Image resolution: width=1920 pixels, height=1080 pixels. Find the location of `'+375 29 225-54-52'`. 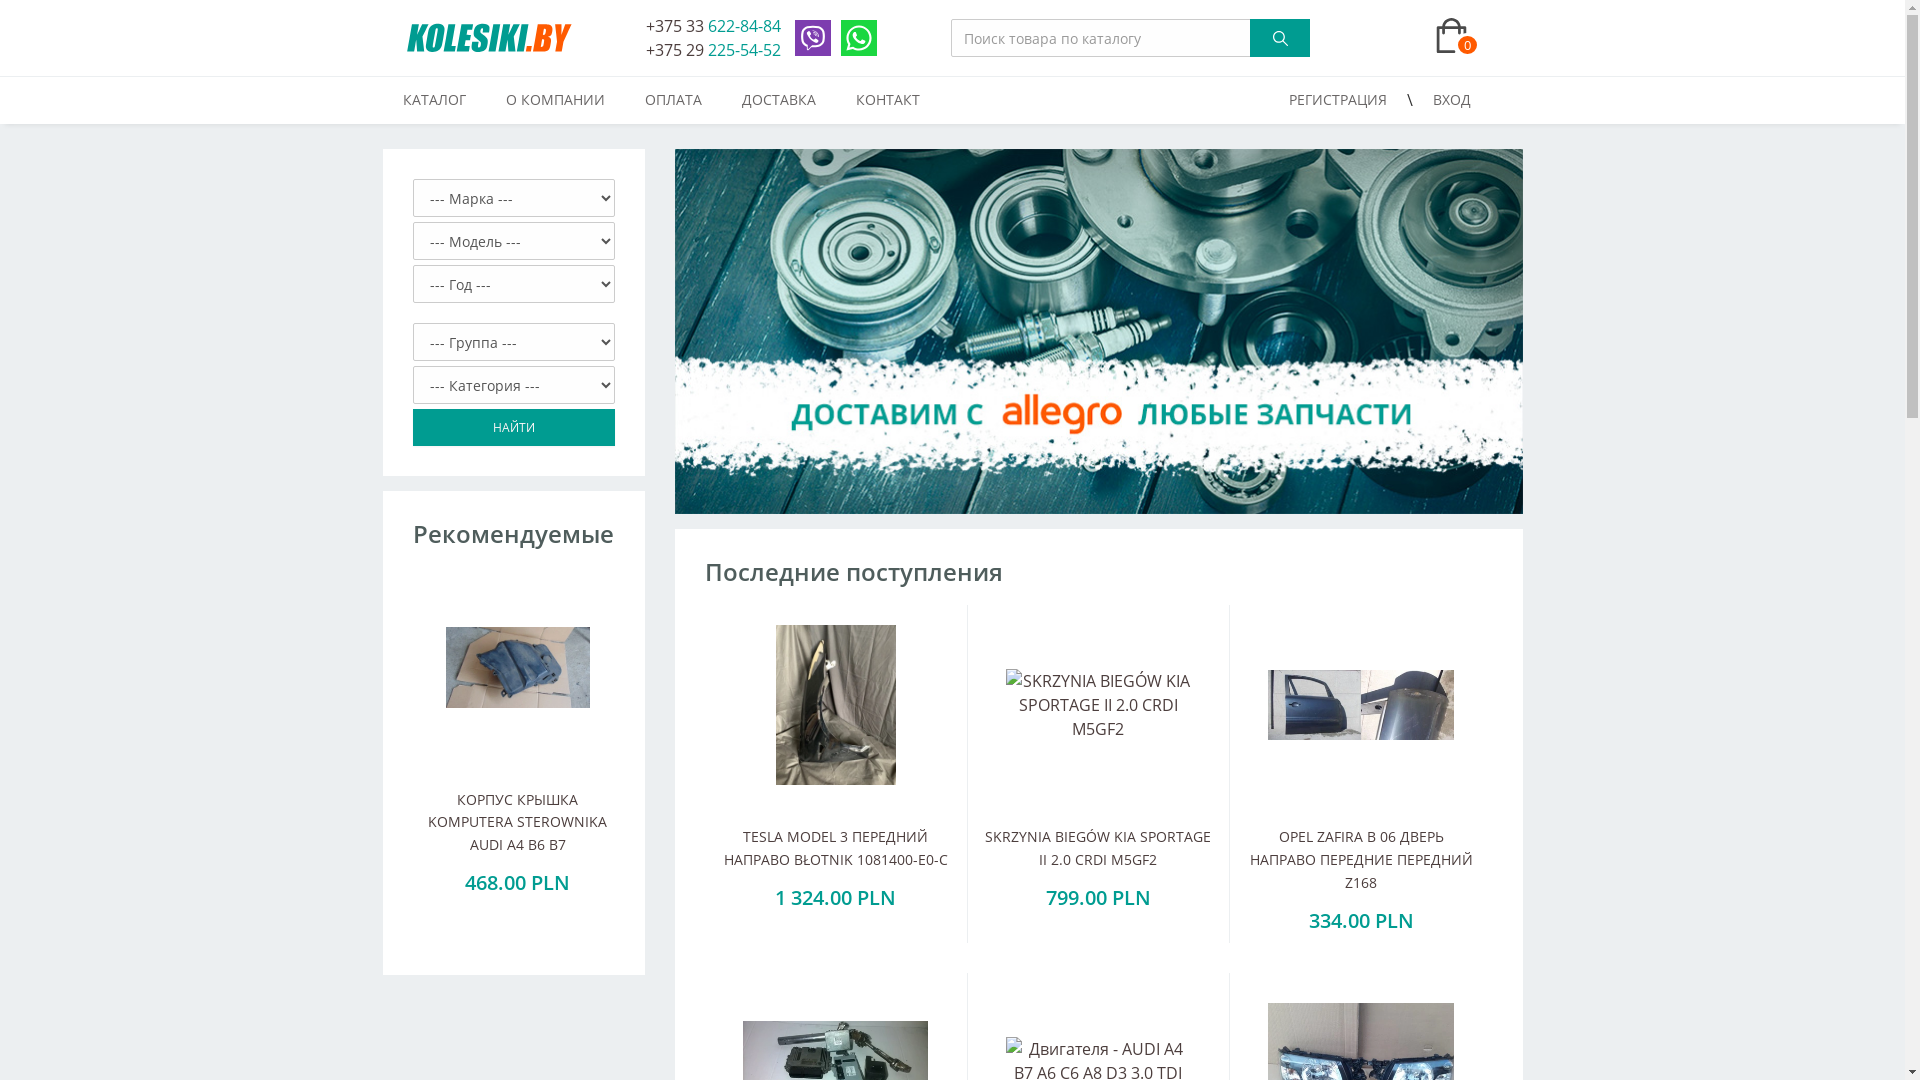

'+375 29 225-54-52' is located at coordinates (713, 49).